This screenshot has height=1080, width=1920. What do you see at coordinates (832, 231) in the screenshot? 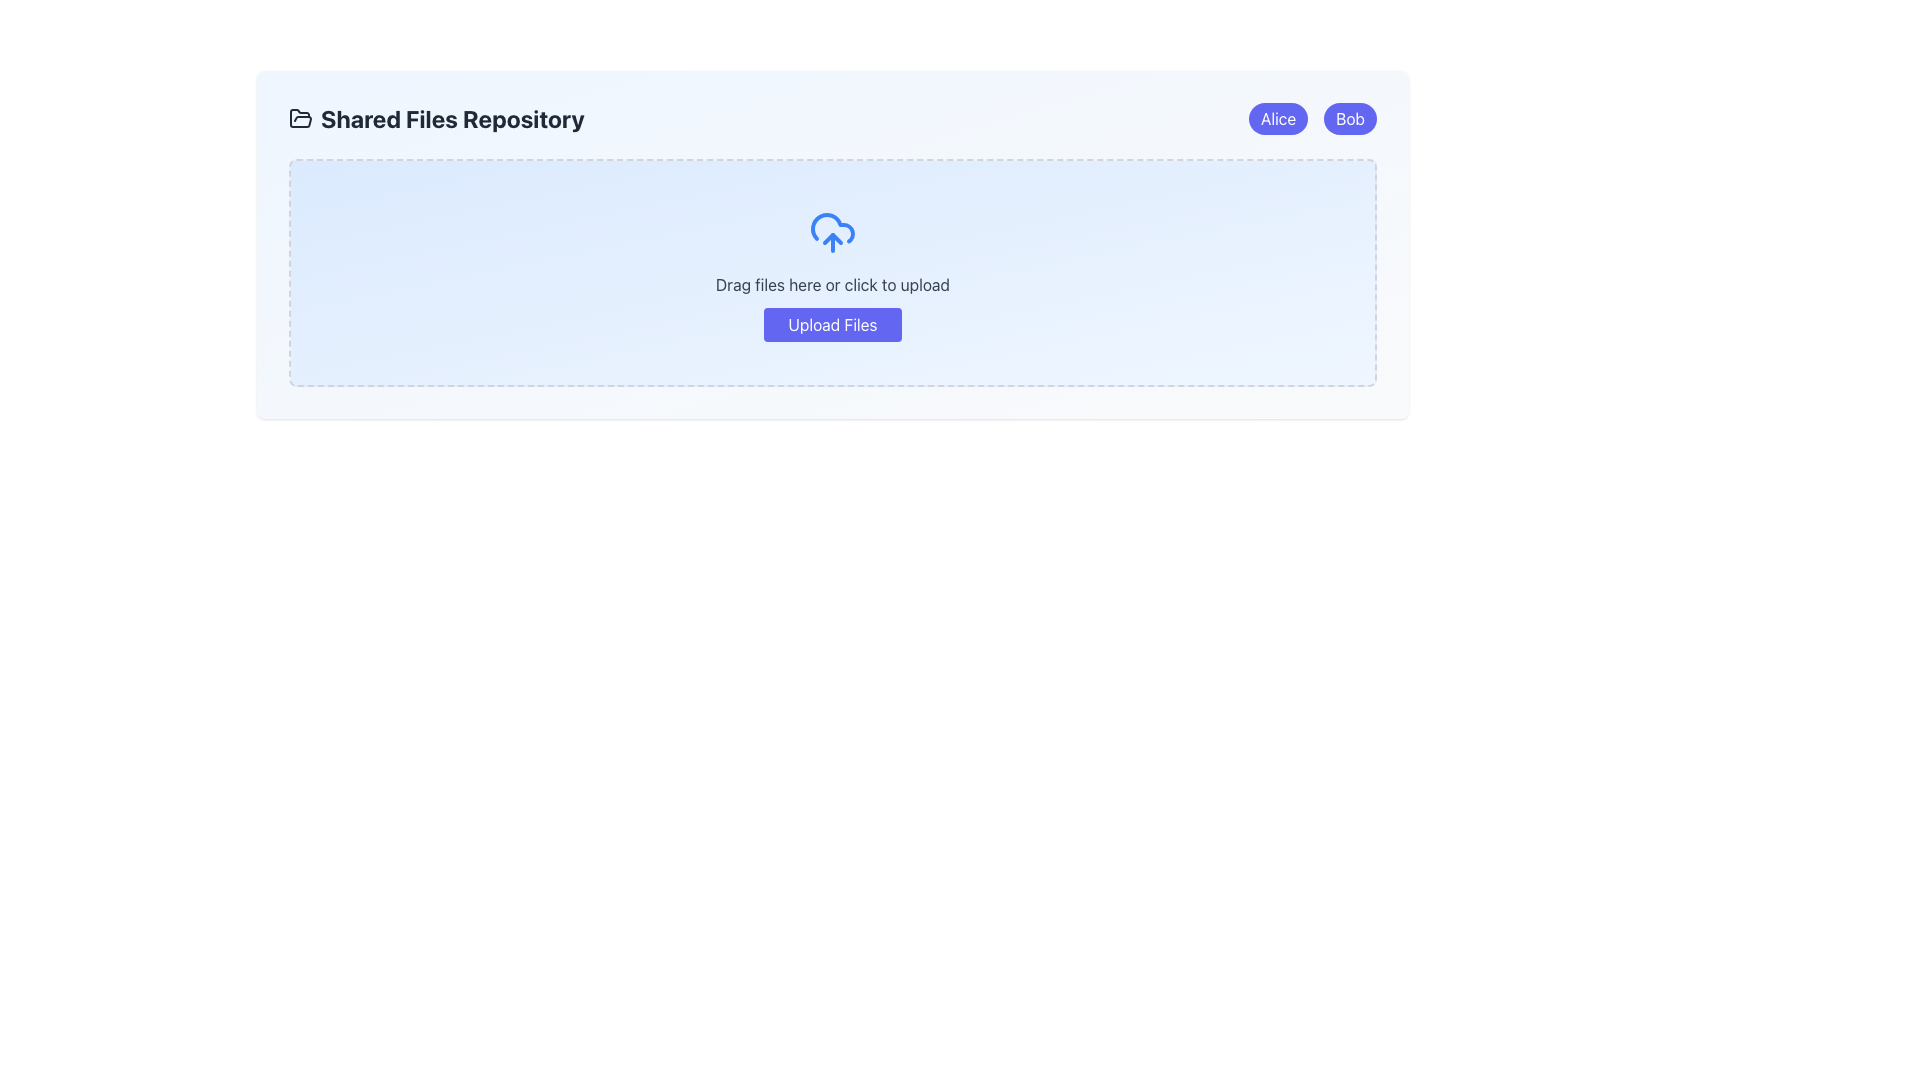
I see `the cloud-shaped icon with an upward arrow, styled in blue, located above the text 'Drag files here or click to upload'` at bounding box center [832, 231].